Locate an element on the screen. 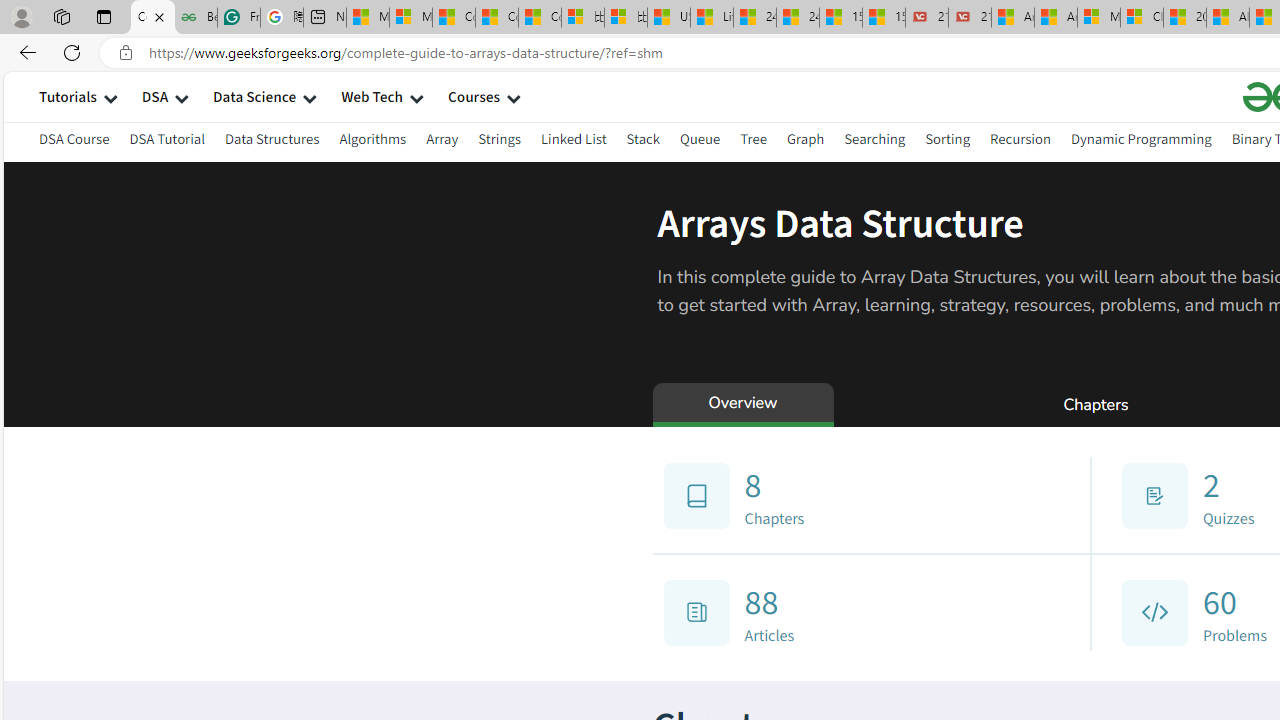 This screenshot has height=720, width=1280. 'DSA Course' is located at coordinates (74, 141).